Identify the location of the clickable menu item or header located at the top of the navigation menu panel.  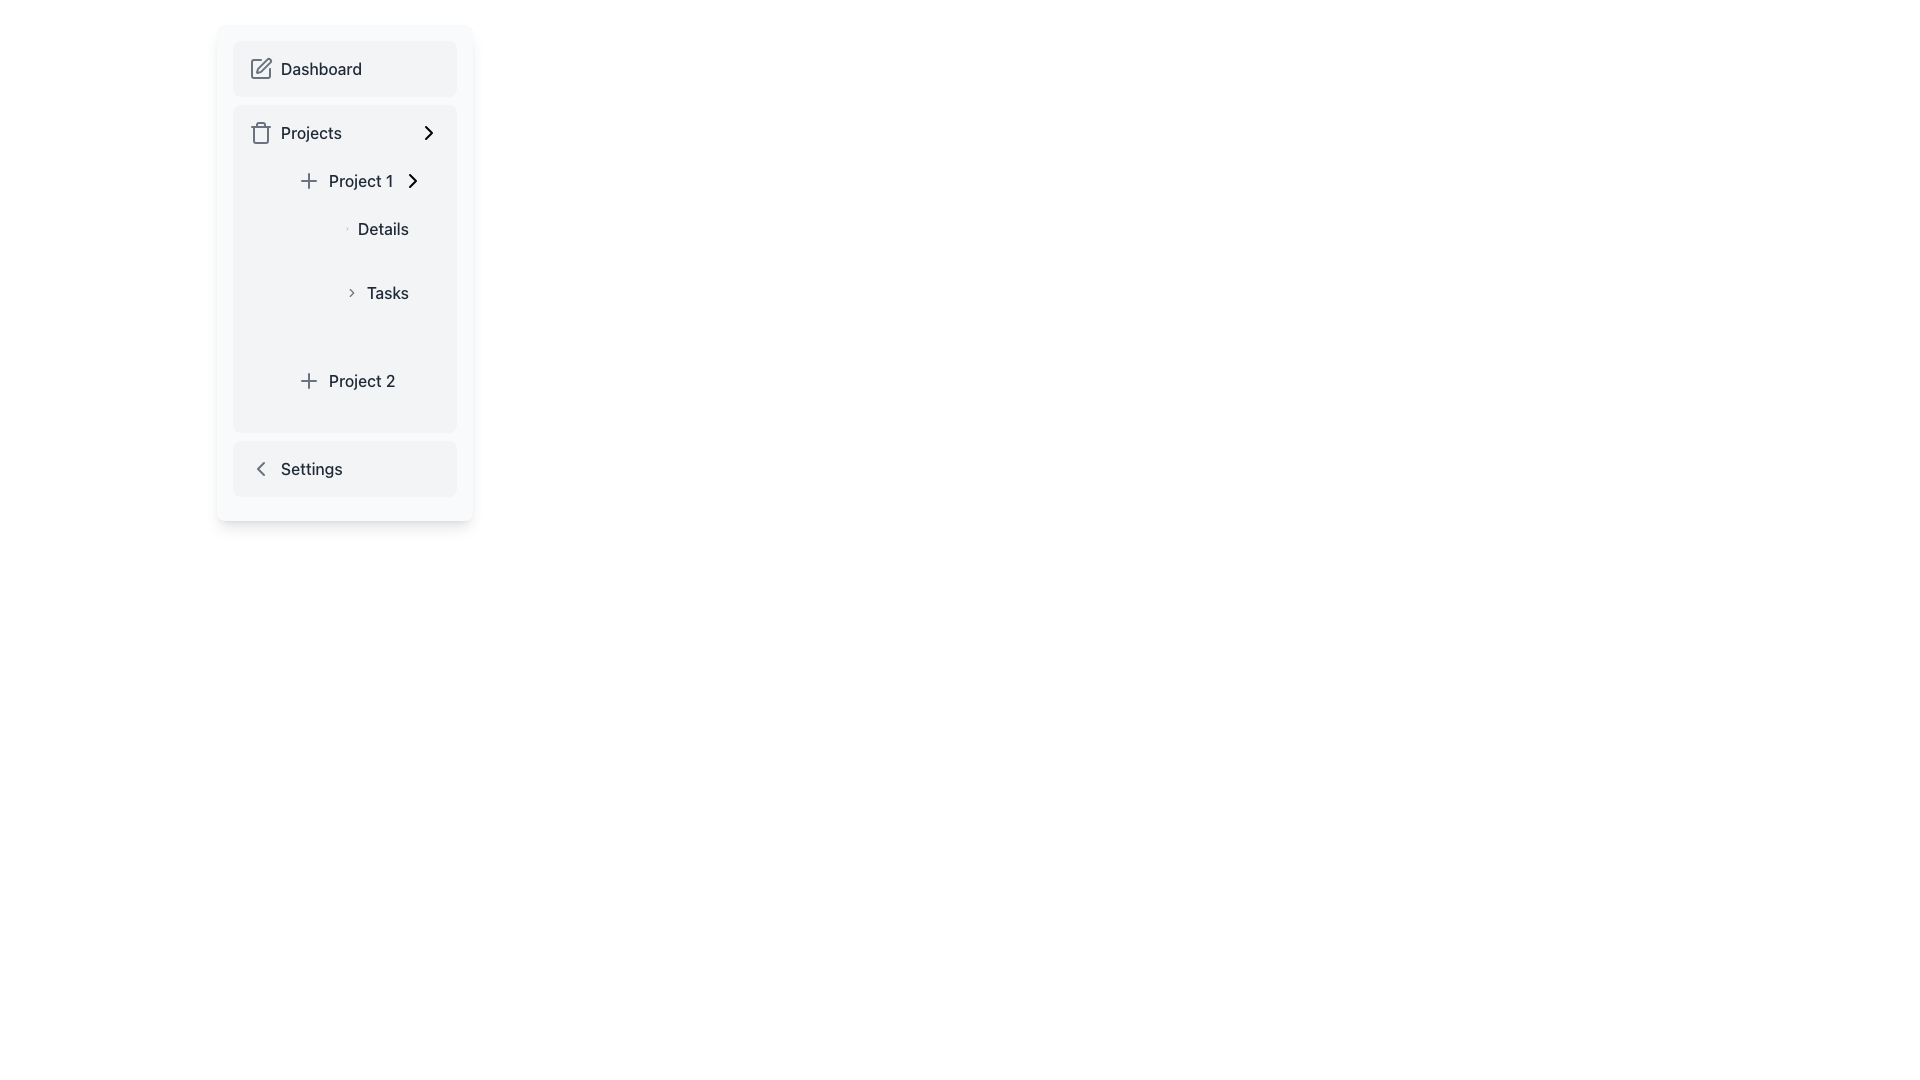
(345, 68).